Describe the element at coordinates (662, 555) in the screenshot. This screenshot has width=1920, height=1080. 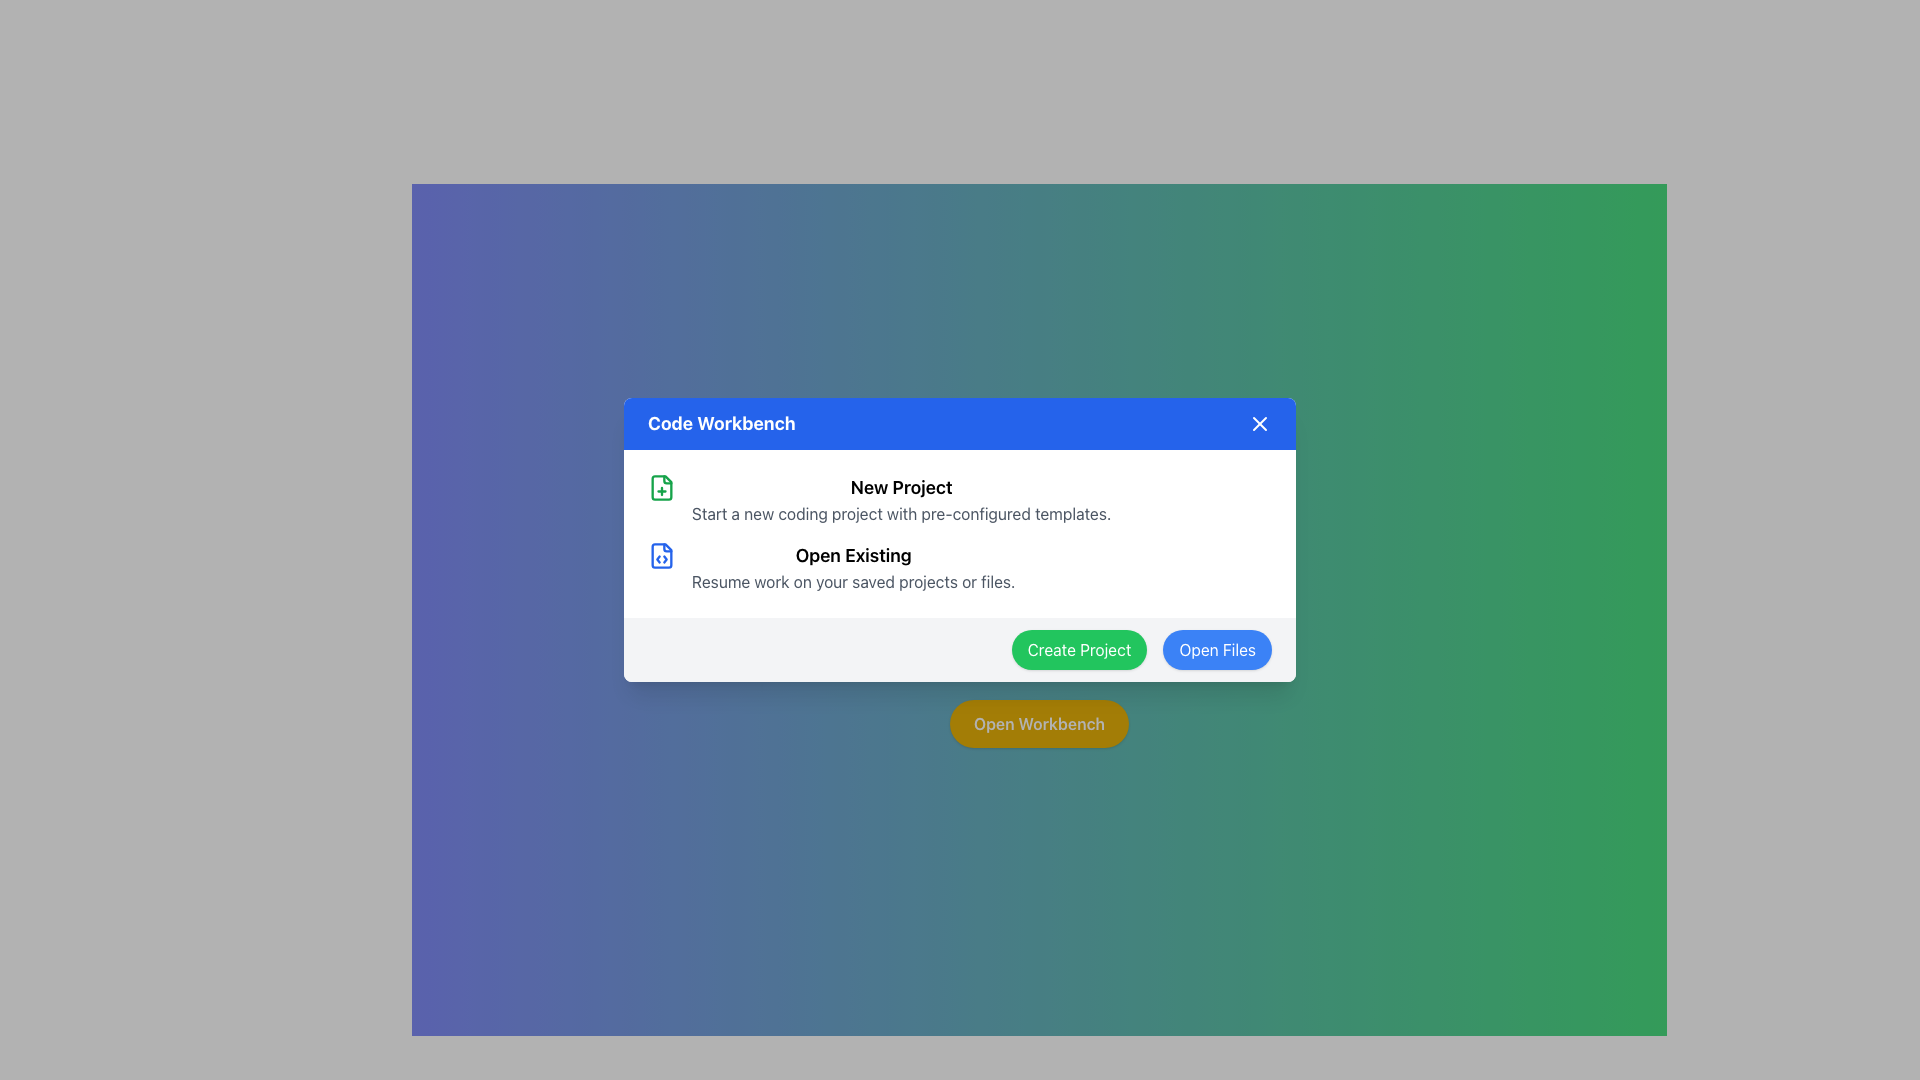
I see `the file icon resembling a document with a folded corner, located in the 'Code Workbench' modal, directly to the left of the 'Open Existing' text` at that location.